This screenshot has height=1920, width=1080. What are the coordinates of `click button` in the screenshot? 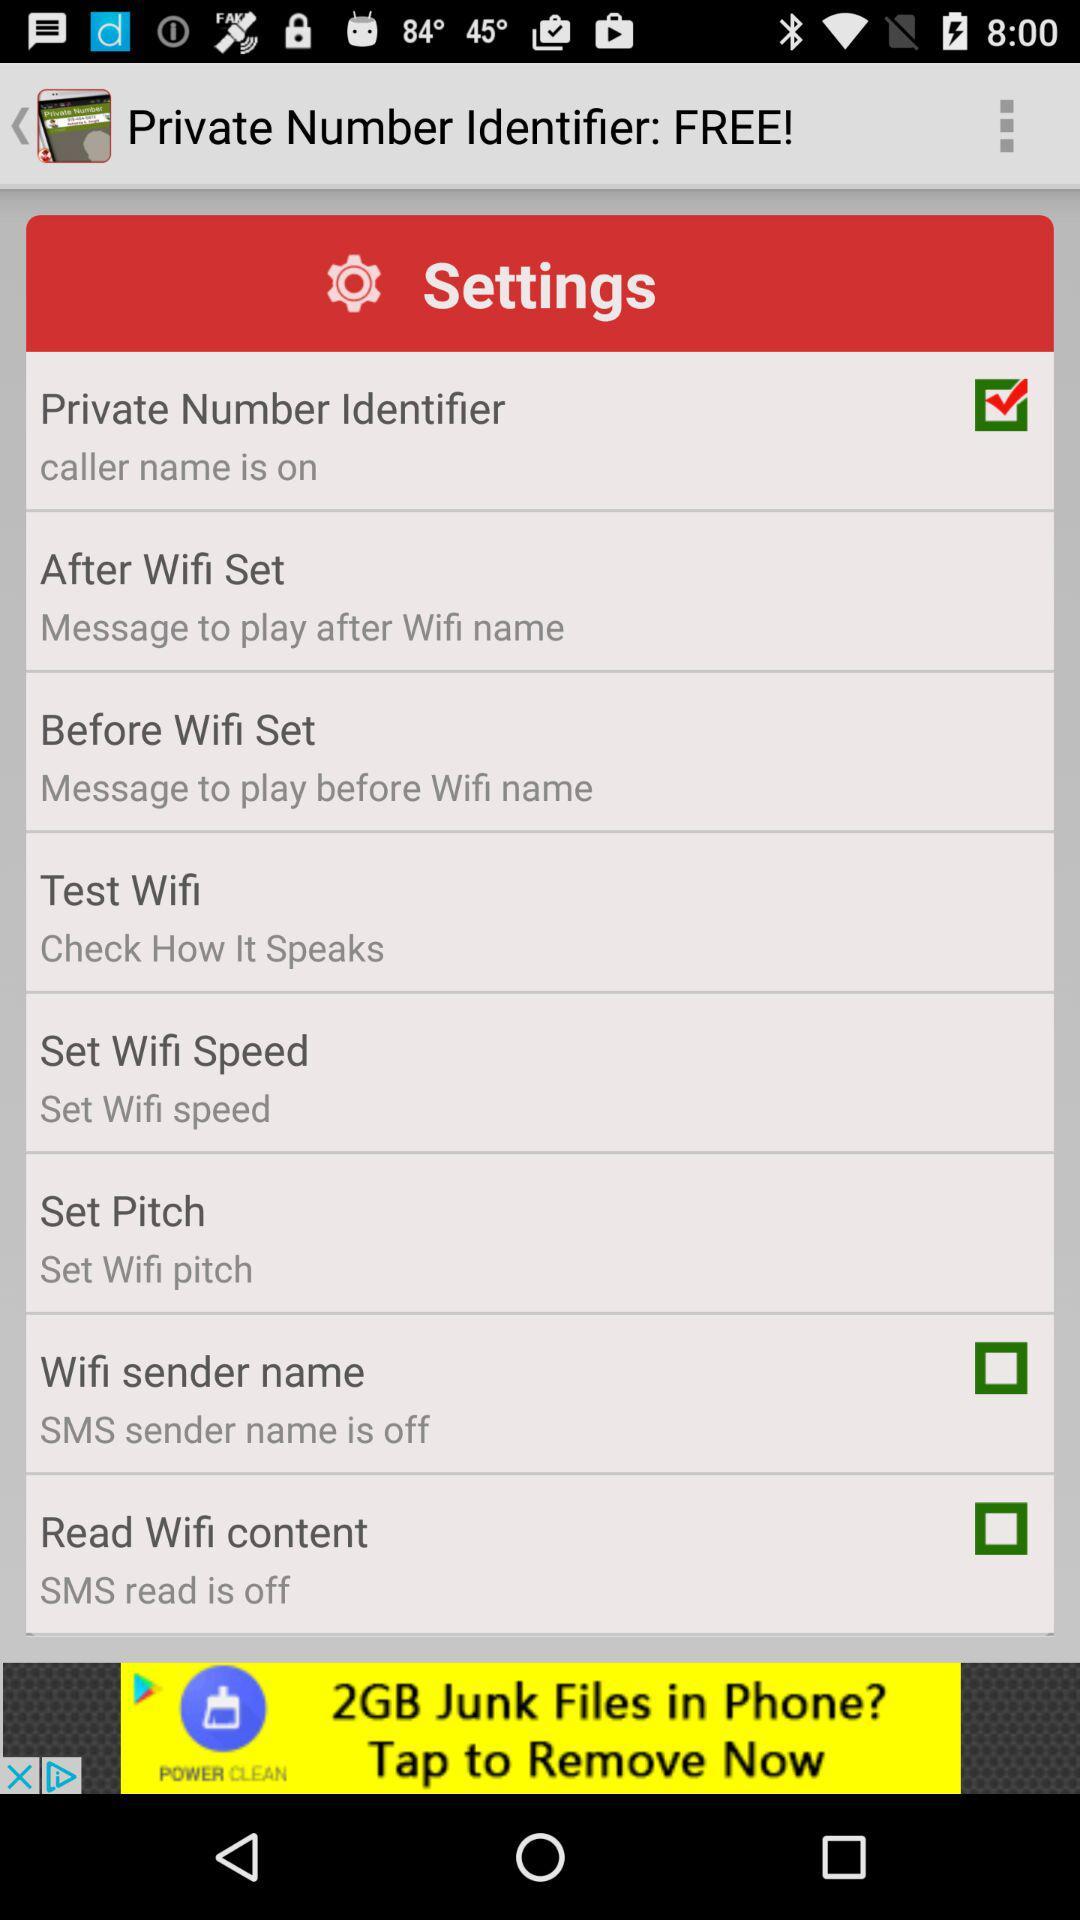 It's located at (1001, 1527).